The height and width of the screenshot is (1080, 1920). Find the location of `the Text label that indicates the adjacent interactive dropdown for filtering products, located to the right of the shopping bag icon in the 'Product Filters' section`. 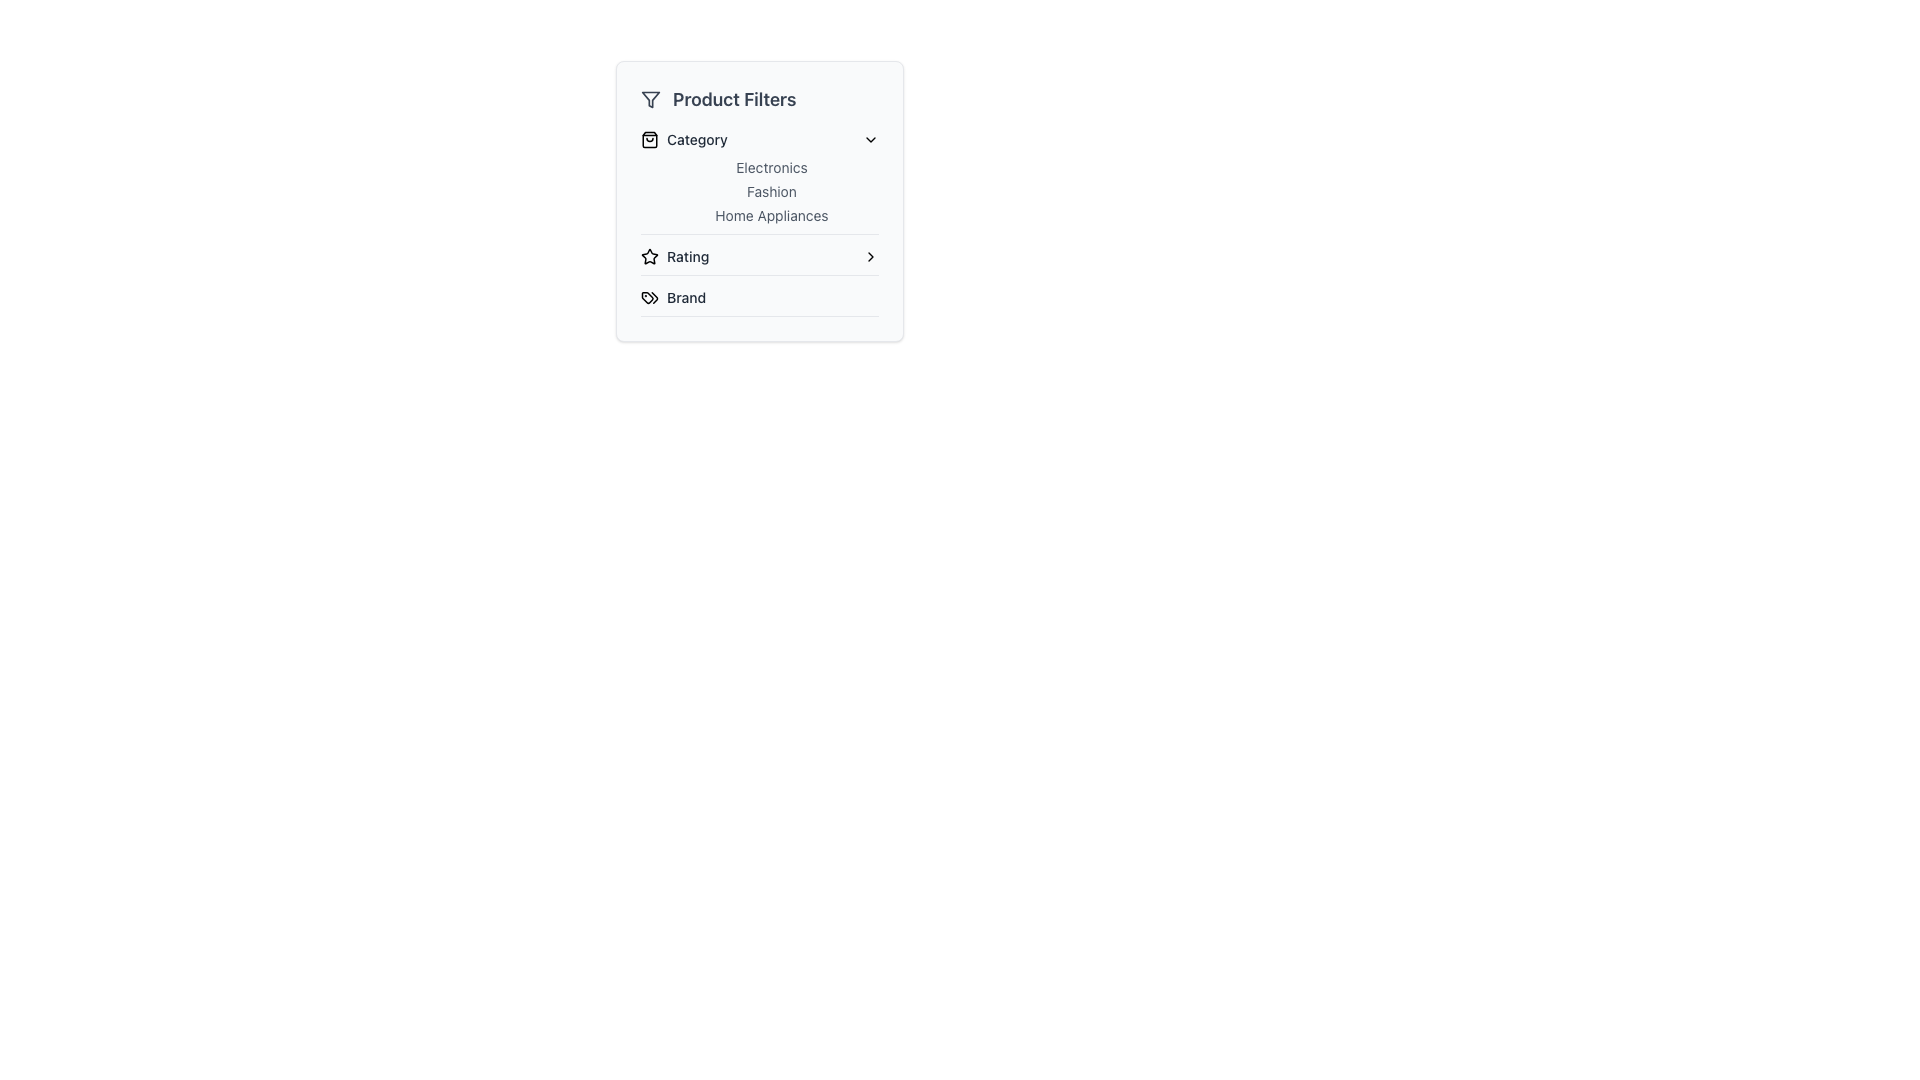

the Text label that indicates the adjacent interactive dropdown for filtering products, located to the right of the shopping bag icon in the 'Product Filters' section is located at coordinates (697, 138).